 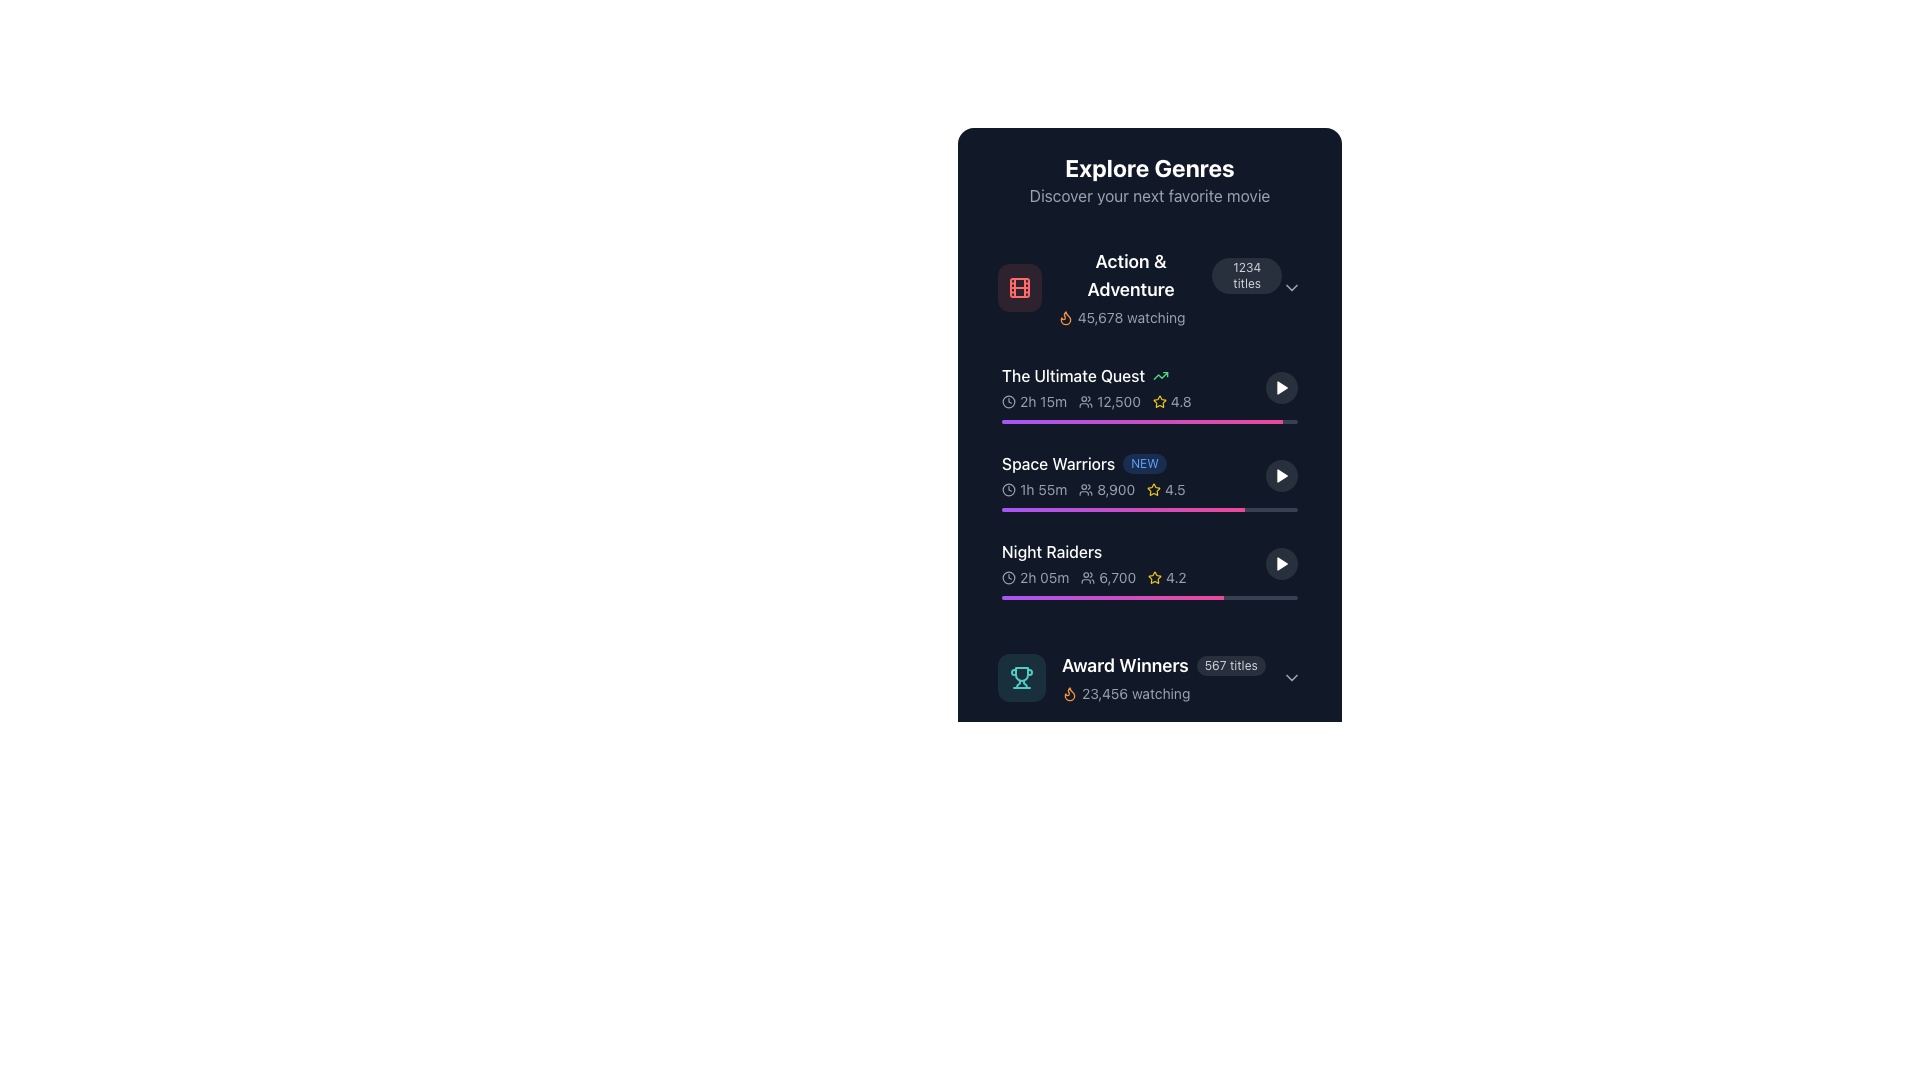 What do you see at coordinates (1154, 489) in the screenshot?
I see `the yellow star icon representing the rating indicator for 'Space Warriors', located to the left of the numeric rating '4.5'` at bounding box center [1154, 489].